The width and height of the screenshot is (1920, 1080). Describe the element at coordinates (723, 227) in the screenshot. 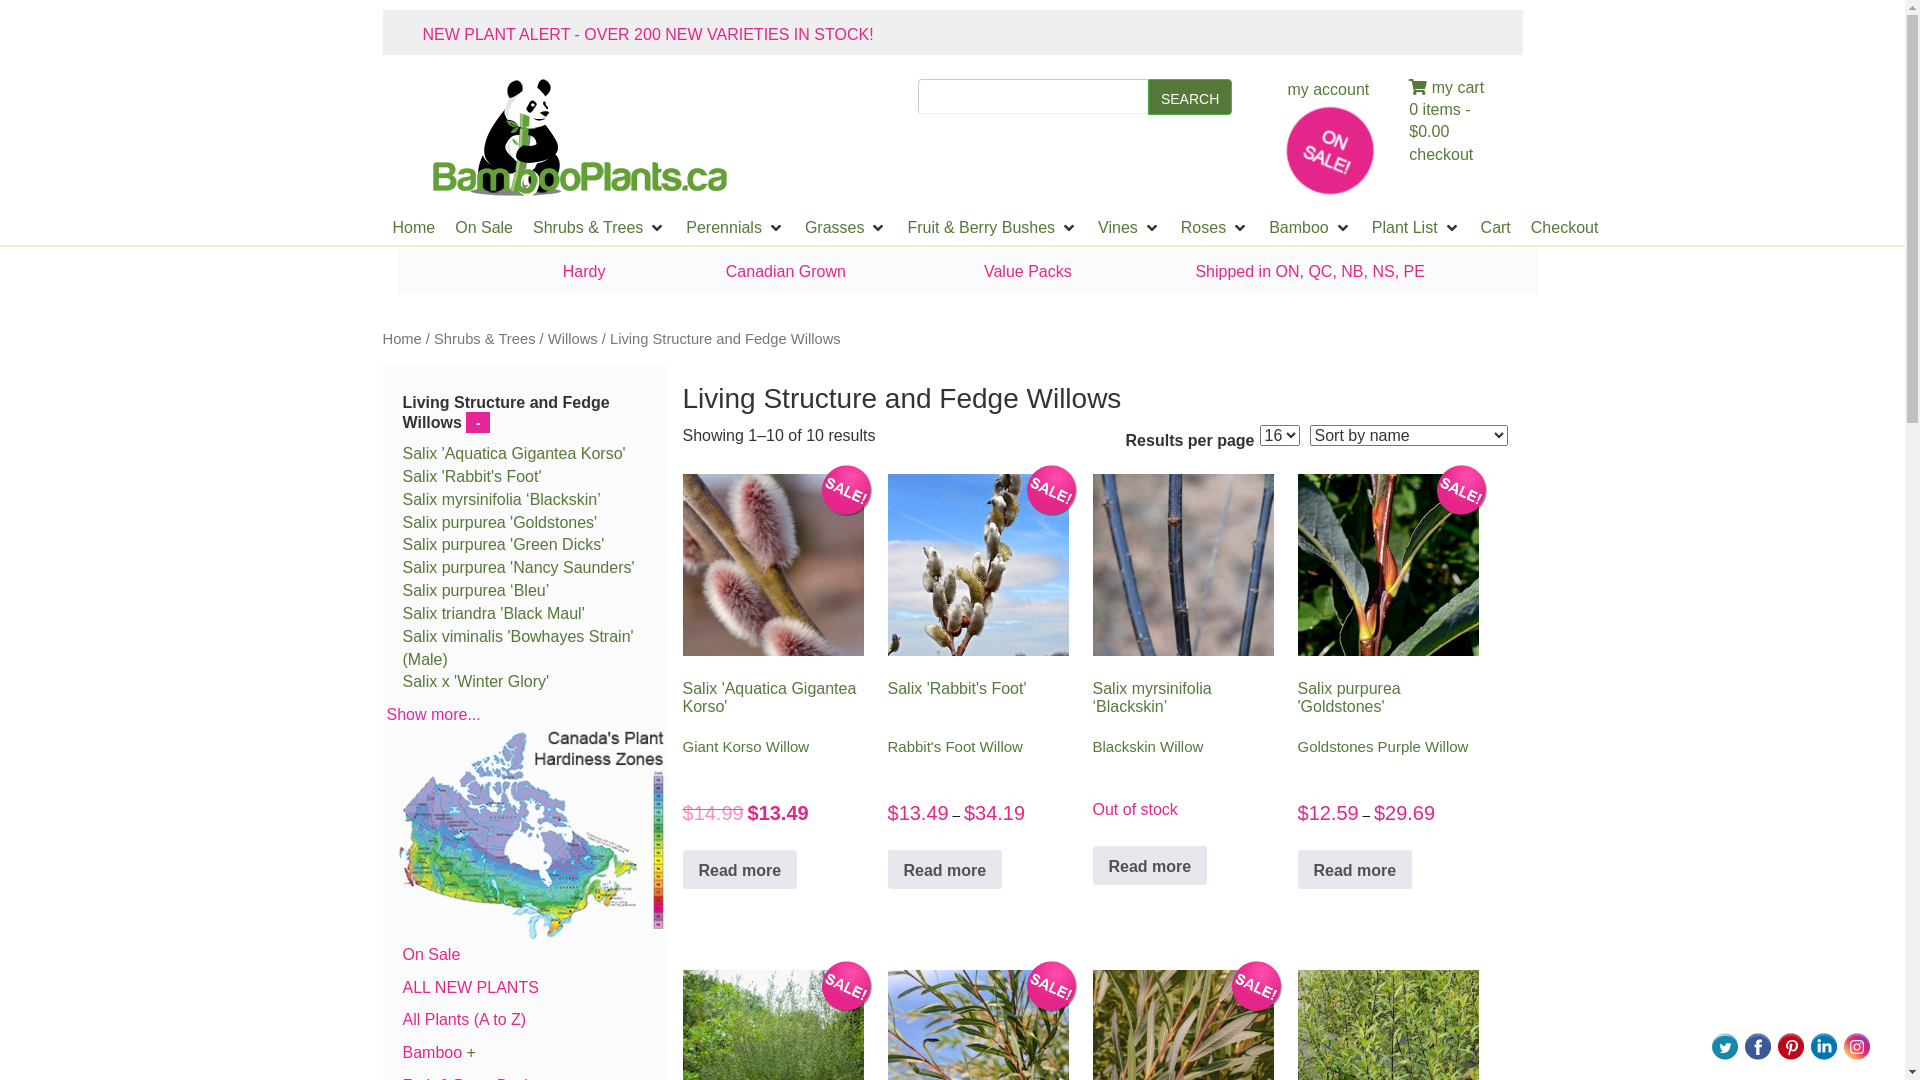

I see `'Perennials'` at that location.